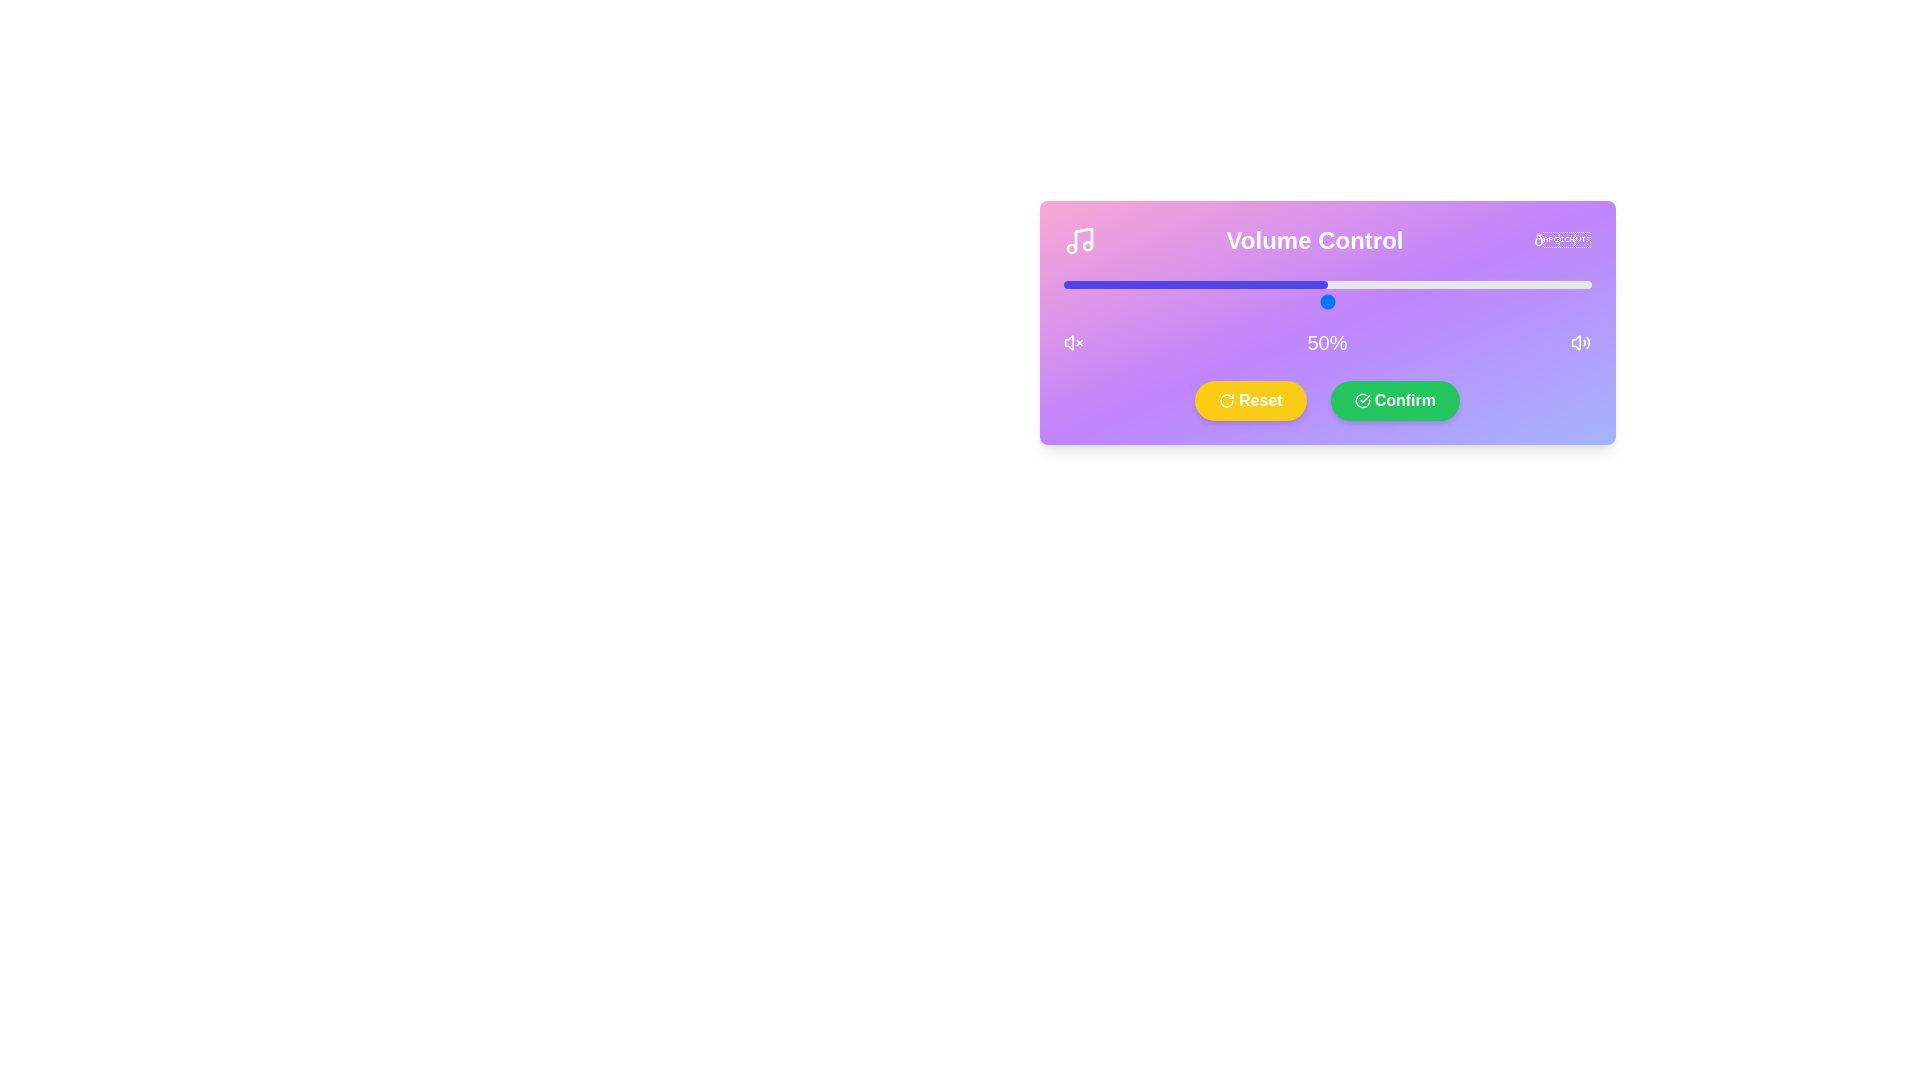  Describe the element at coordinates (1384, 301) in the screenshot. I see `the slider` at that location.